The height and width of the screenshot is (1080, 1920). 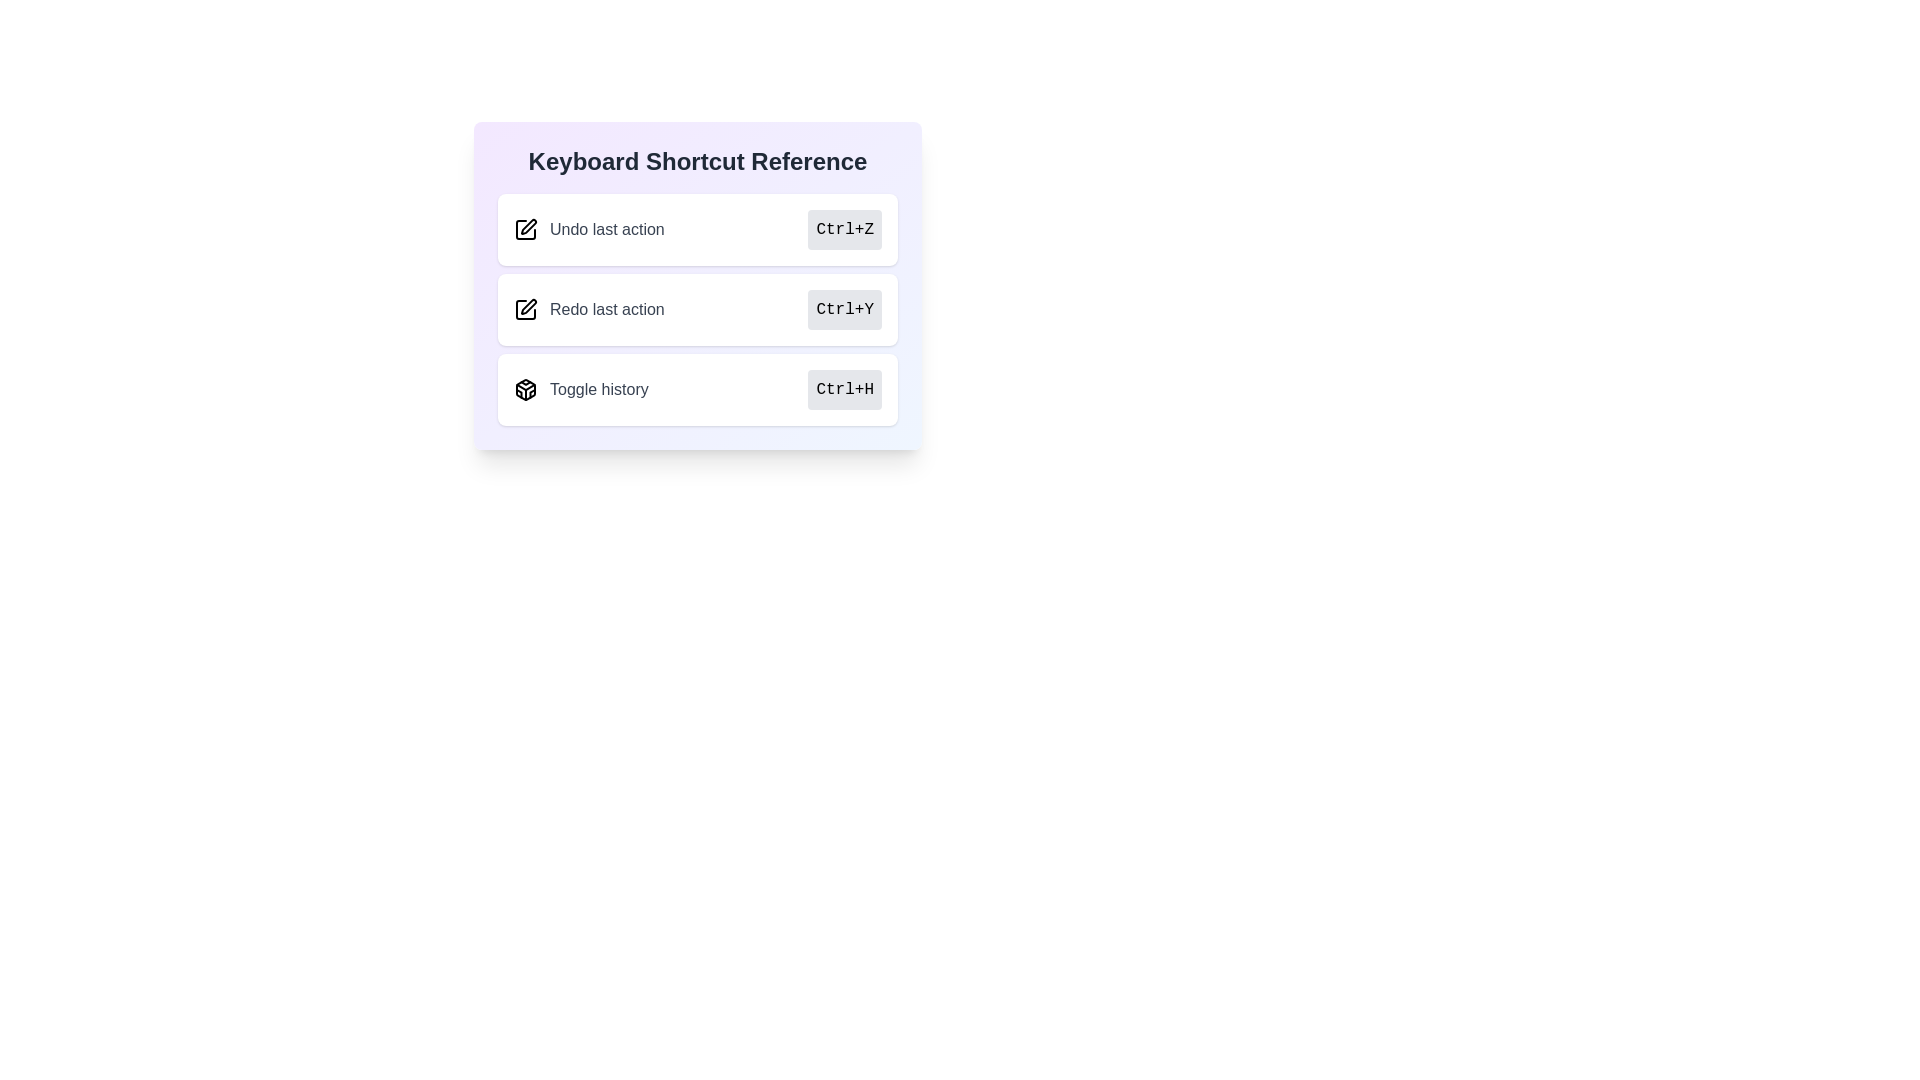 What do you see at coordinates (528, 226) in the screenshot?
I see `the small pen icon overlaying a square located in the second position of the horizontal list of icons` at bounding box center [528, 226].